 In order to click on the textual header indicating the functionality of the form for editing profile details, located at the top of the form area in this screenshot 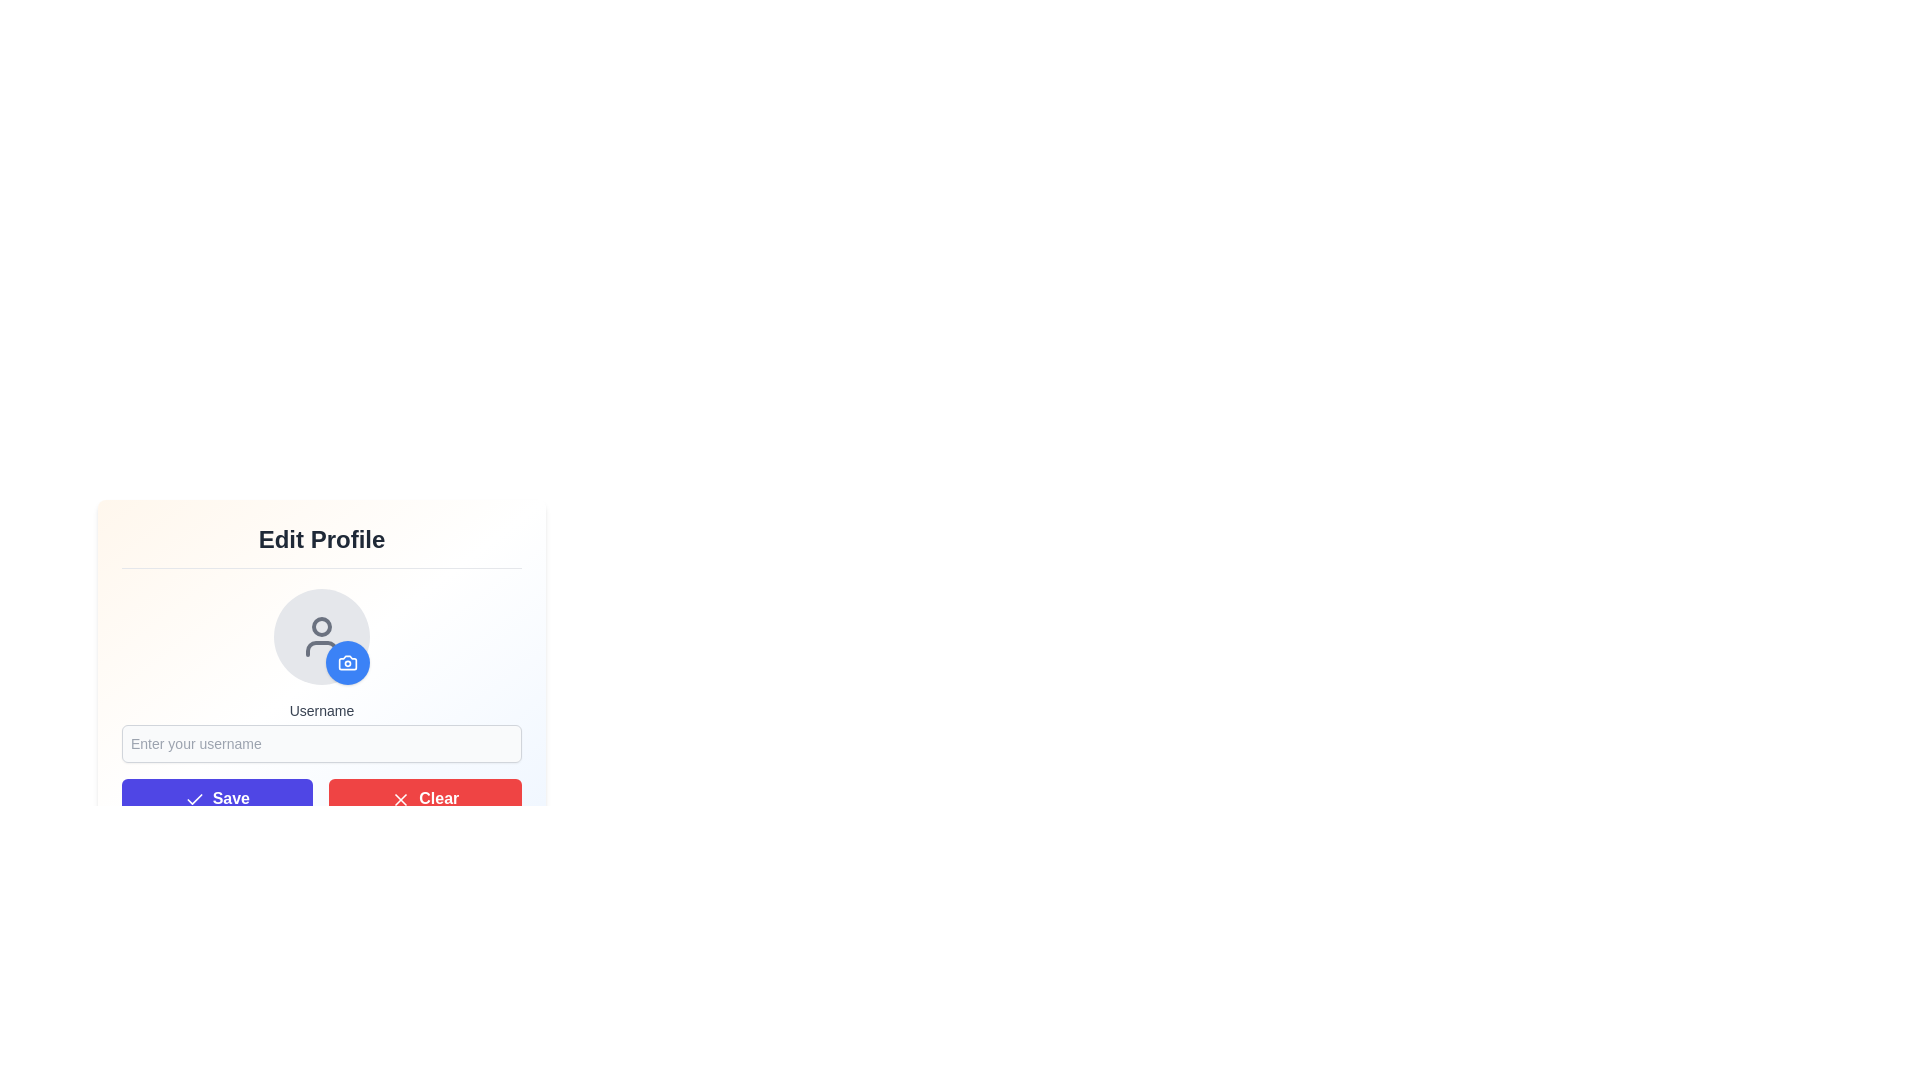, I will do `click(321, 546)`.